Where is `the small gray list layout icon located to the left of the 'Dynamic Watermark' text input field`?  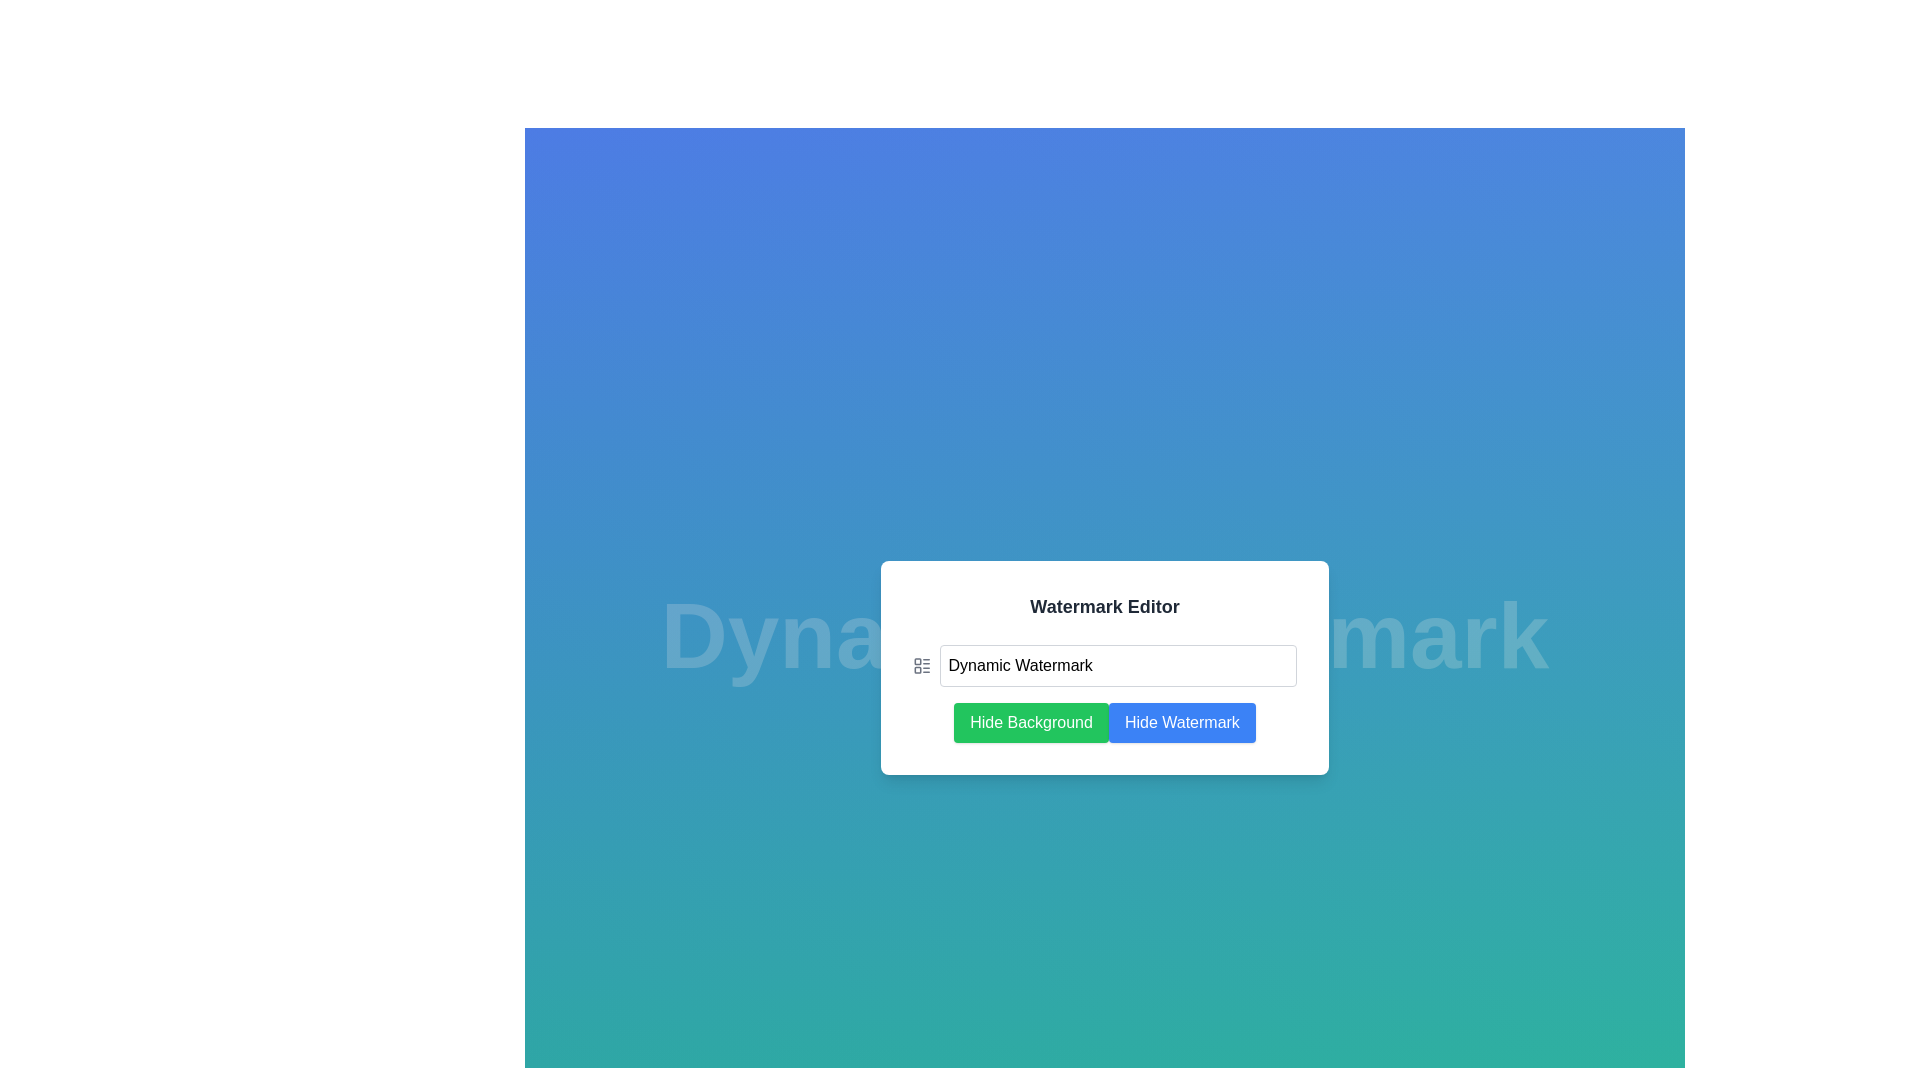
the small gray list layout icon located to the left of the 'Dynamic Watermark' text input field is located at coordinates (921, 666).